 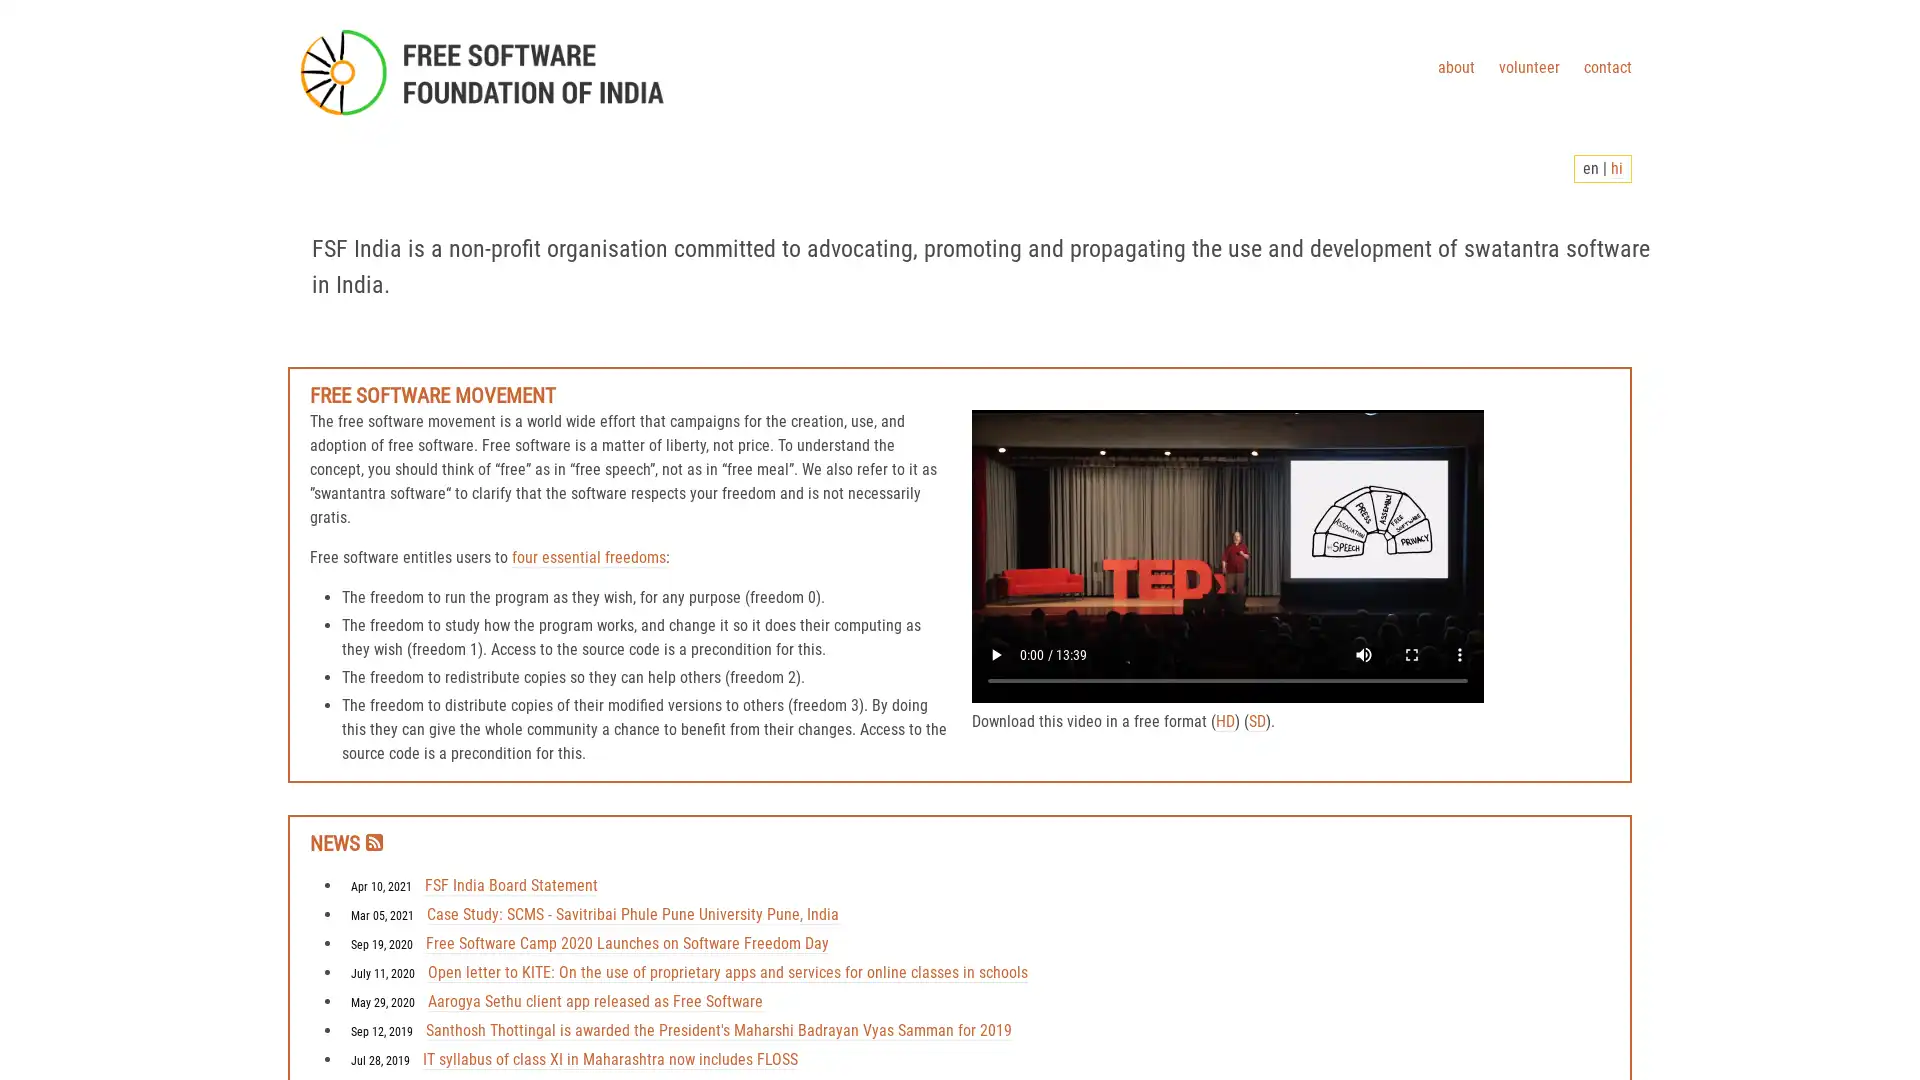 What do you see at coordinates (1459, 655) in the screenshot?
I see `show more media controls` at bounding box center [1459, 655].